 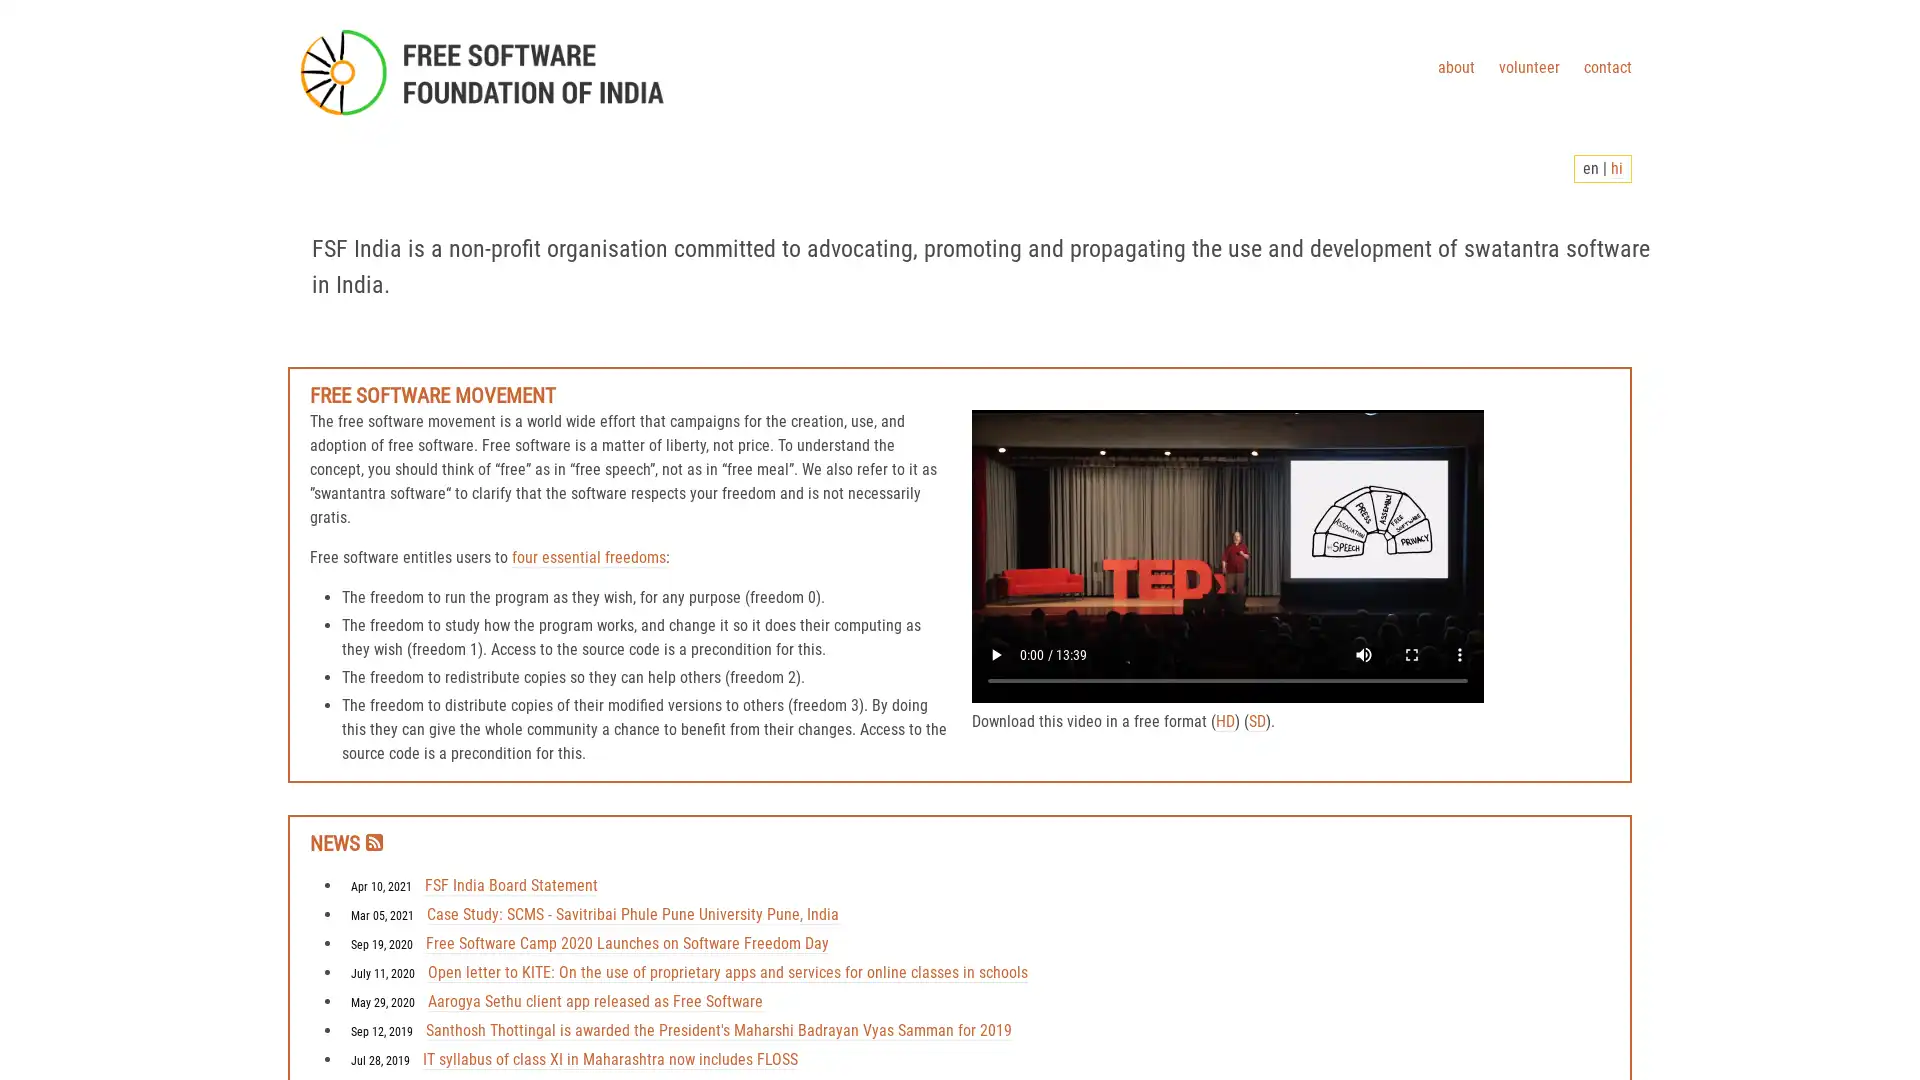 What do you see at coordinates (1459, 655) in the screenshot?
I see `show more media controls` at bounding box center [1459, 655].